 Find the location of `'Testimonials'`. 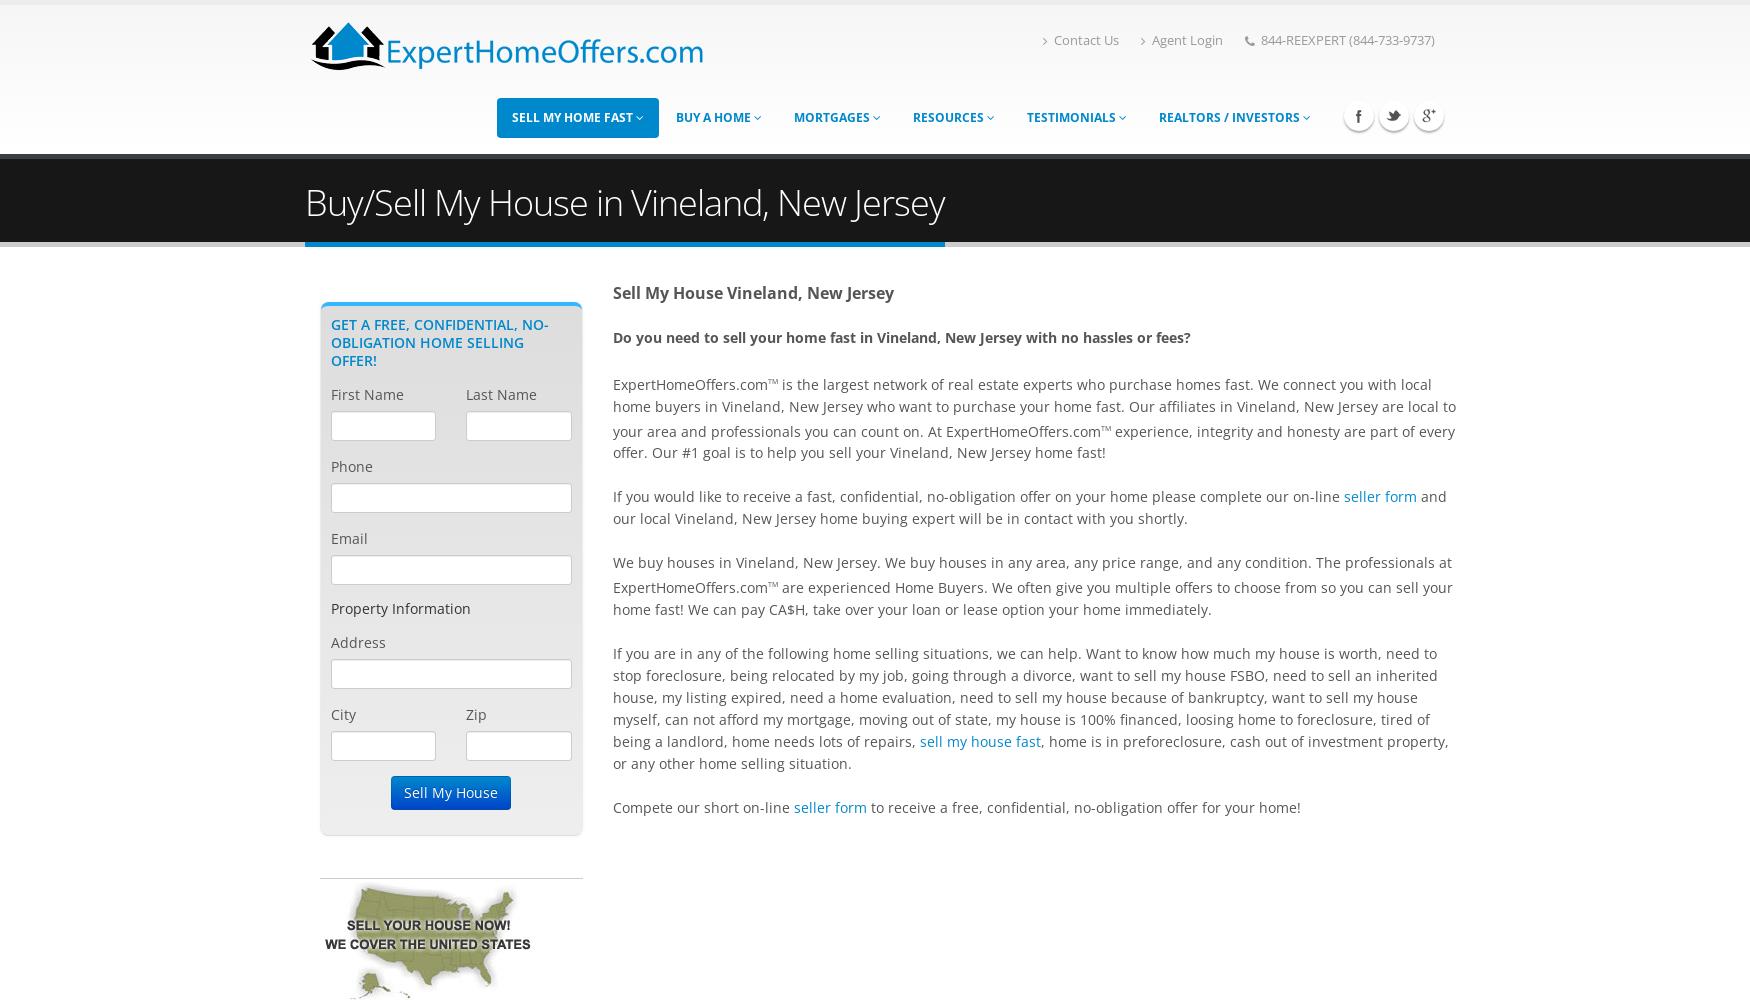

'Testimonials' is located at coordinates (1072, 116).